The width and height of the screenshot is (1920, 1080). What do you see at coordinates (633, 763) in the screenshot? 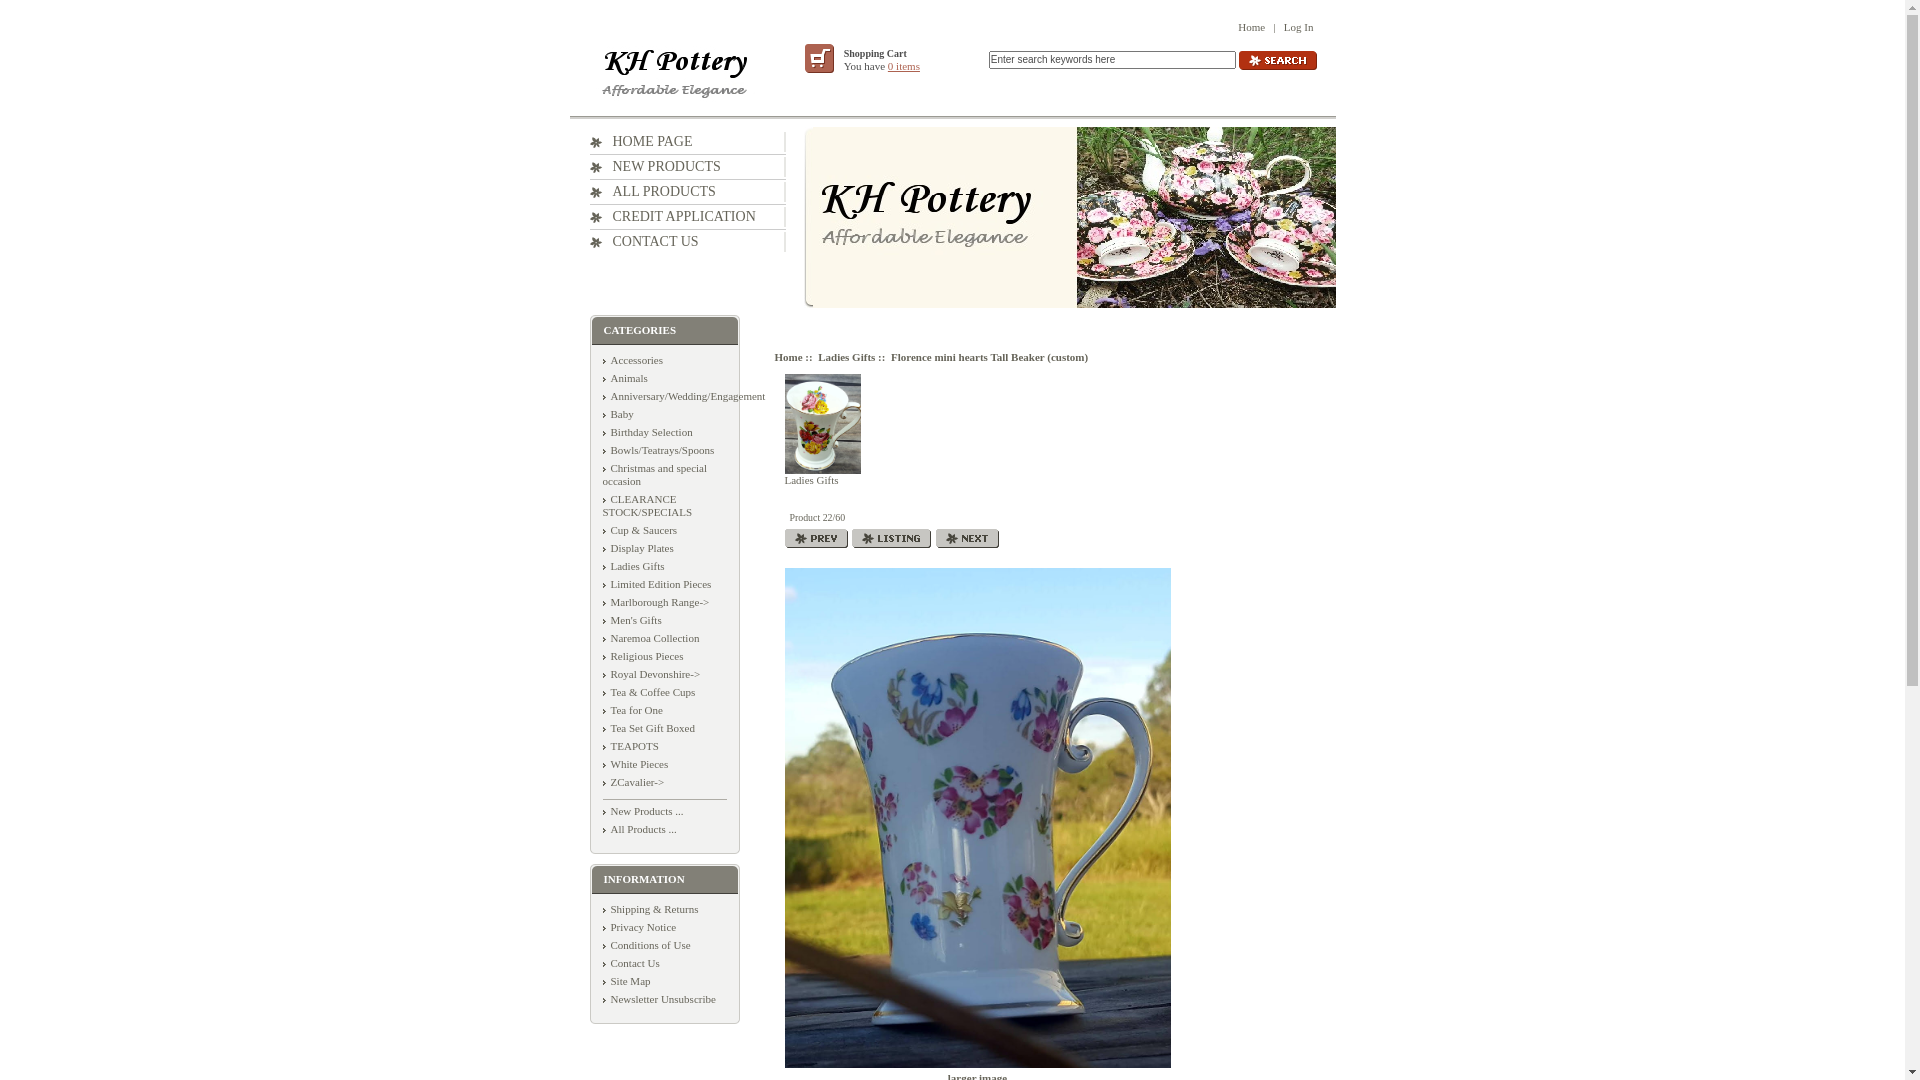
I see `'White Pieces'` at bounding box center [633, 763].